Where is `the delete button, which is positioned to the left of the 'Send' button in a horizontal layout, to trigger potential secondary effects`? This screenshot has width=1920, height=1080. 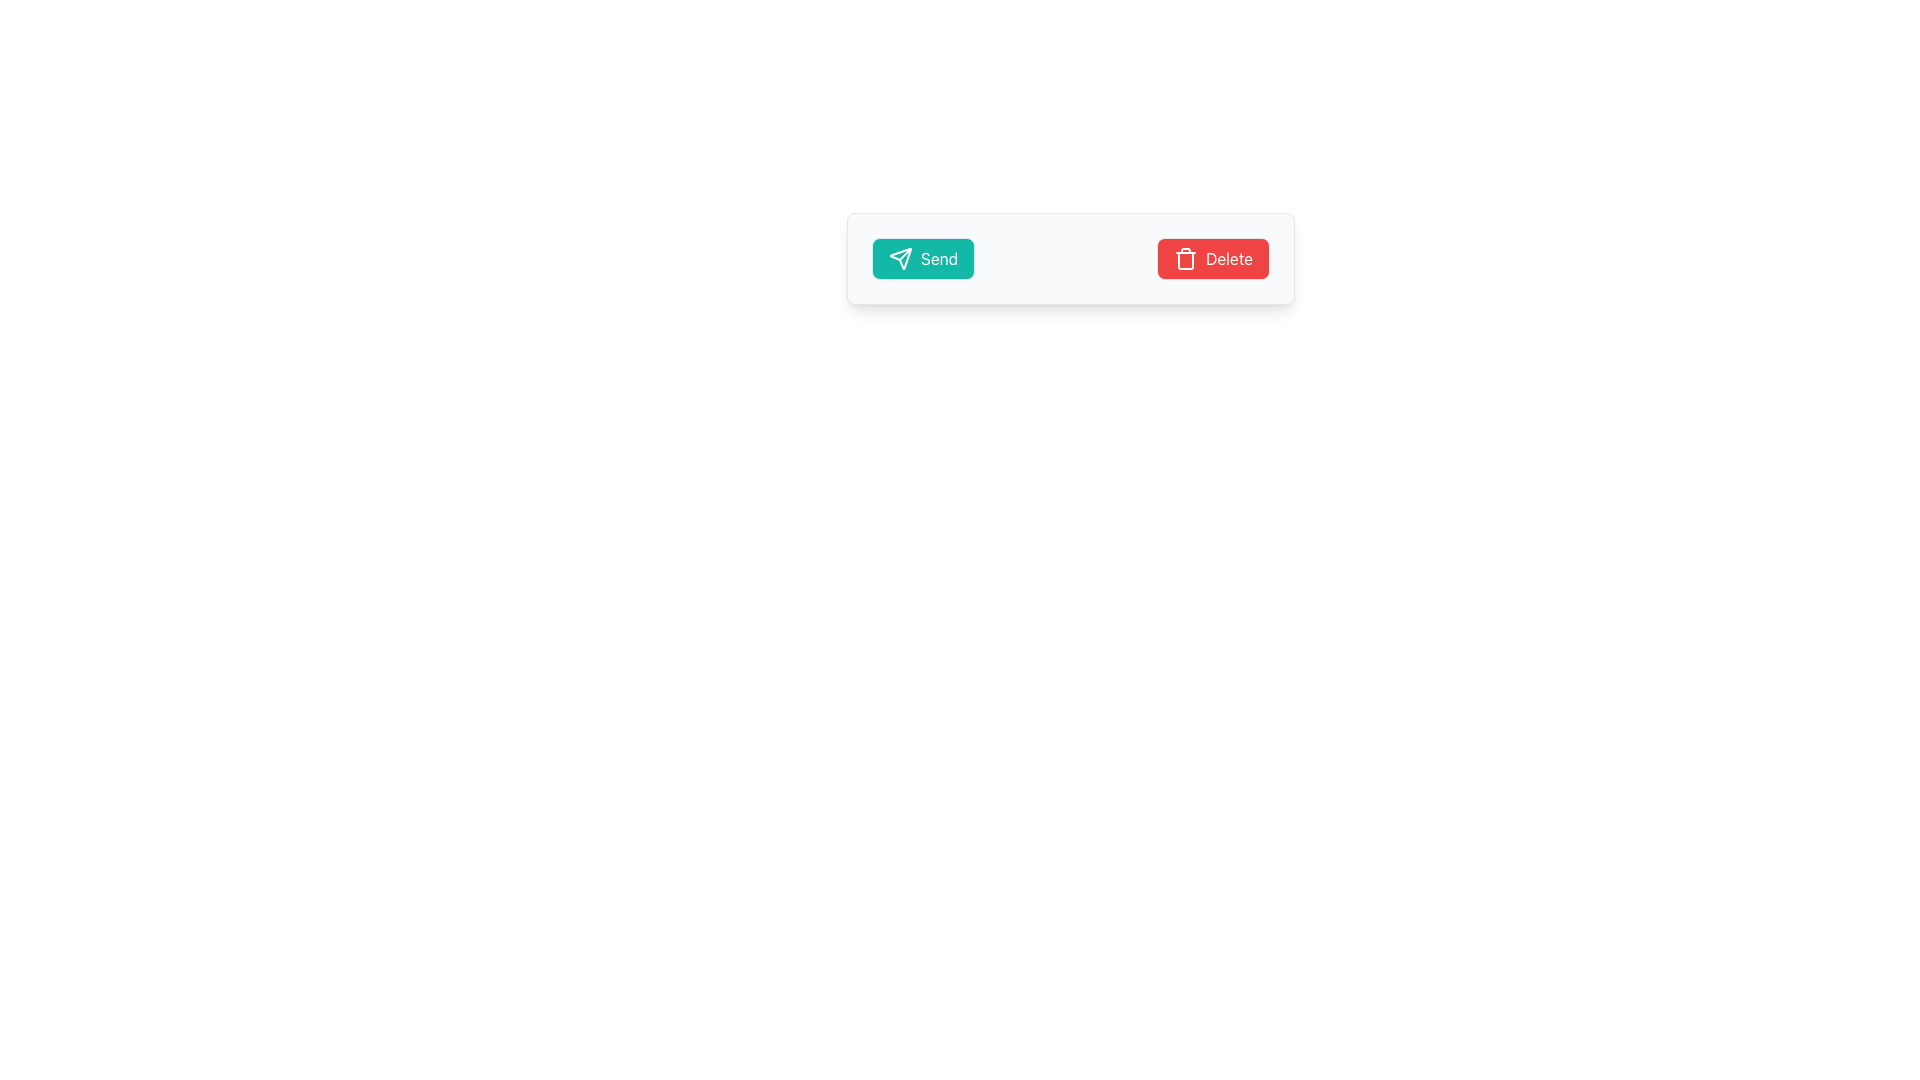 the delete button, which is positioned to the left of the 'Send' button in a horizontal layout, to trigger potential secondary effects is located at coordinates (1212, 257).